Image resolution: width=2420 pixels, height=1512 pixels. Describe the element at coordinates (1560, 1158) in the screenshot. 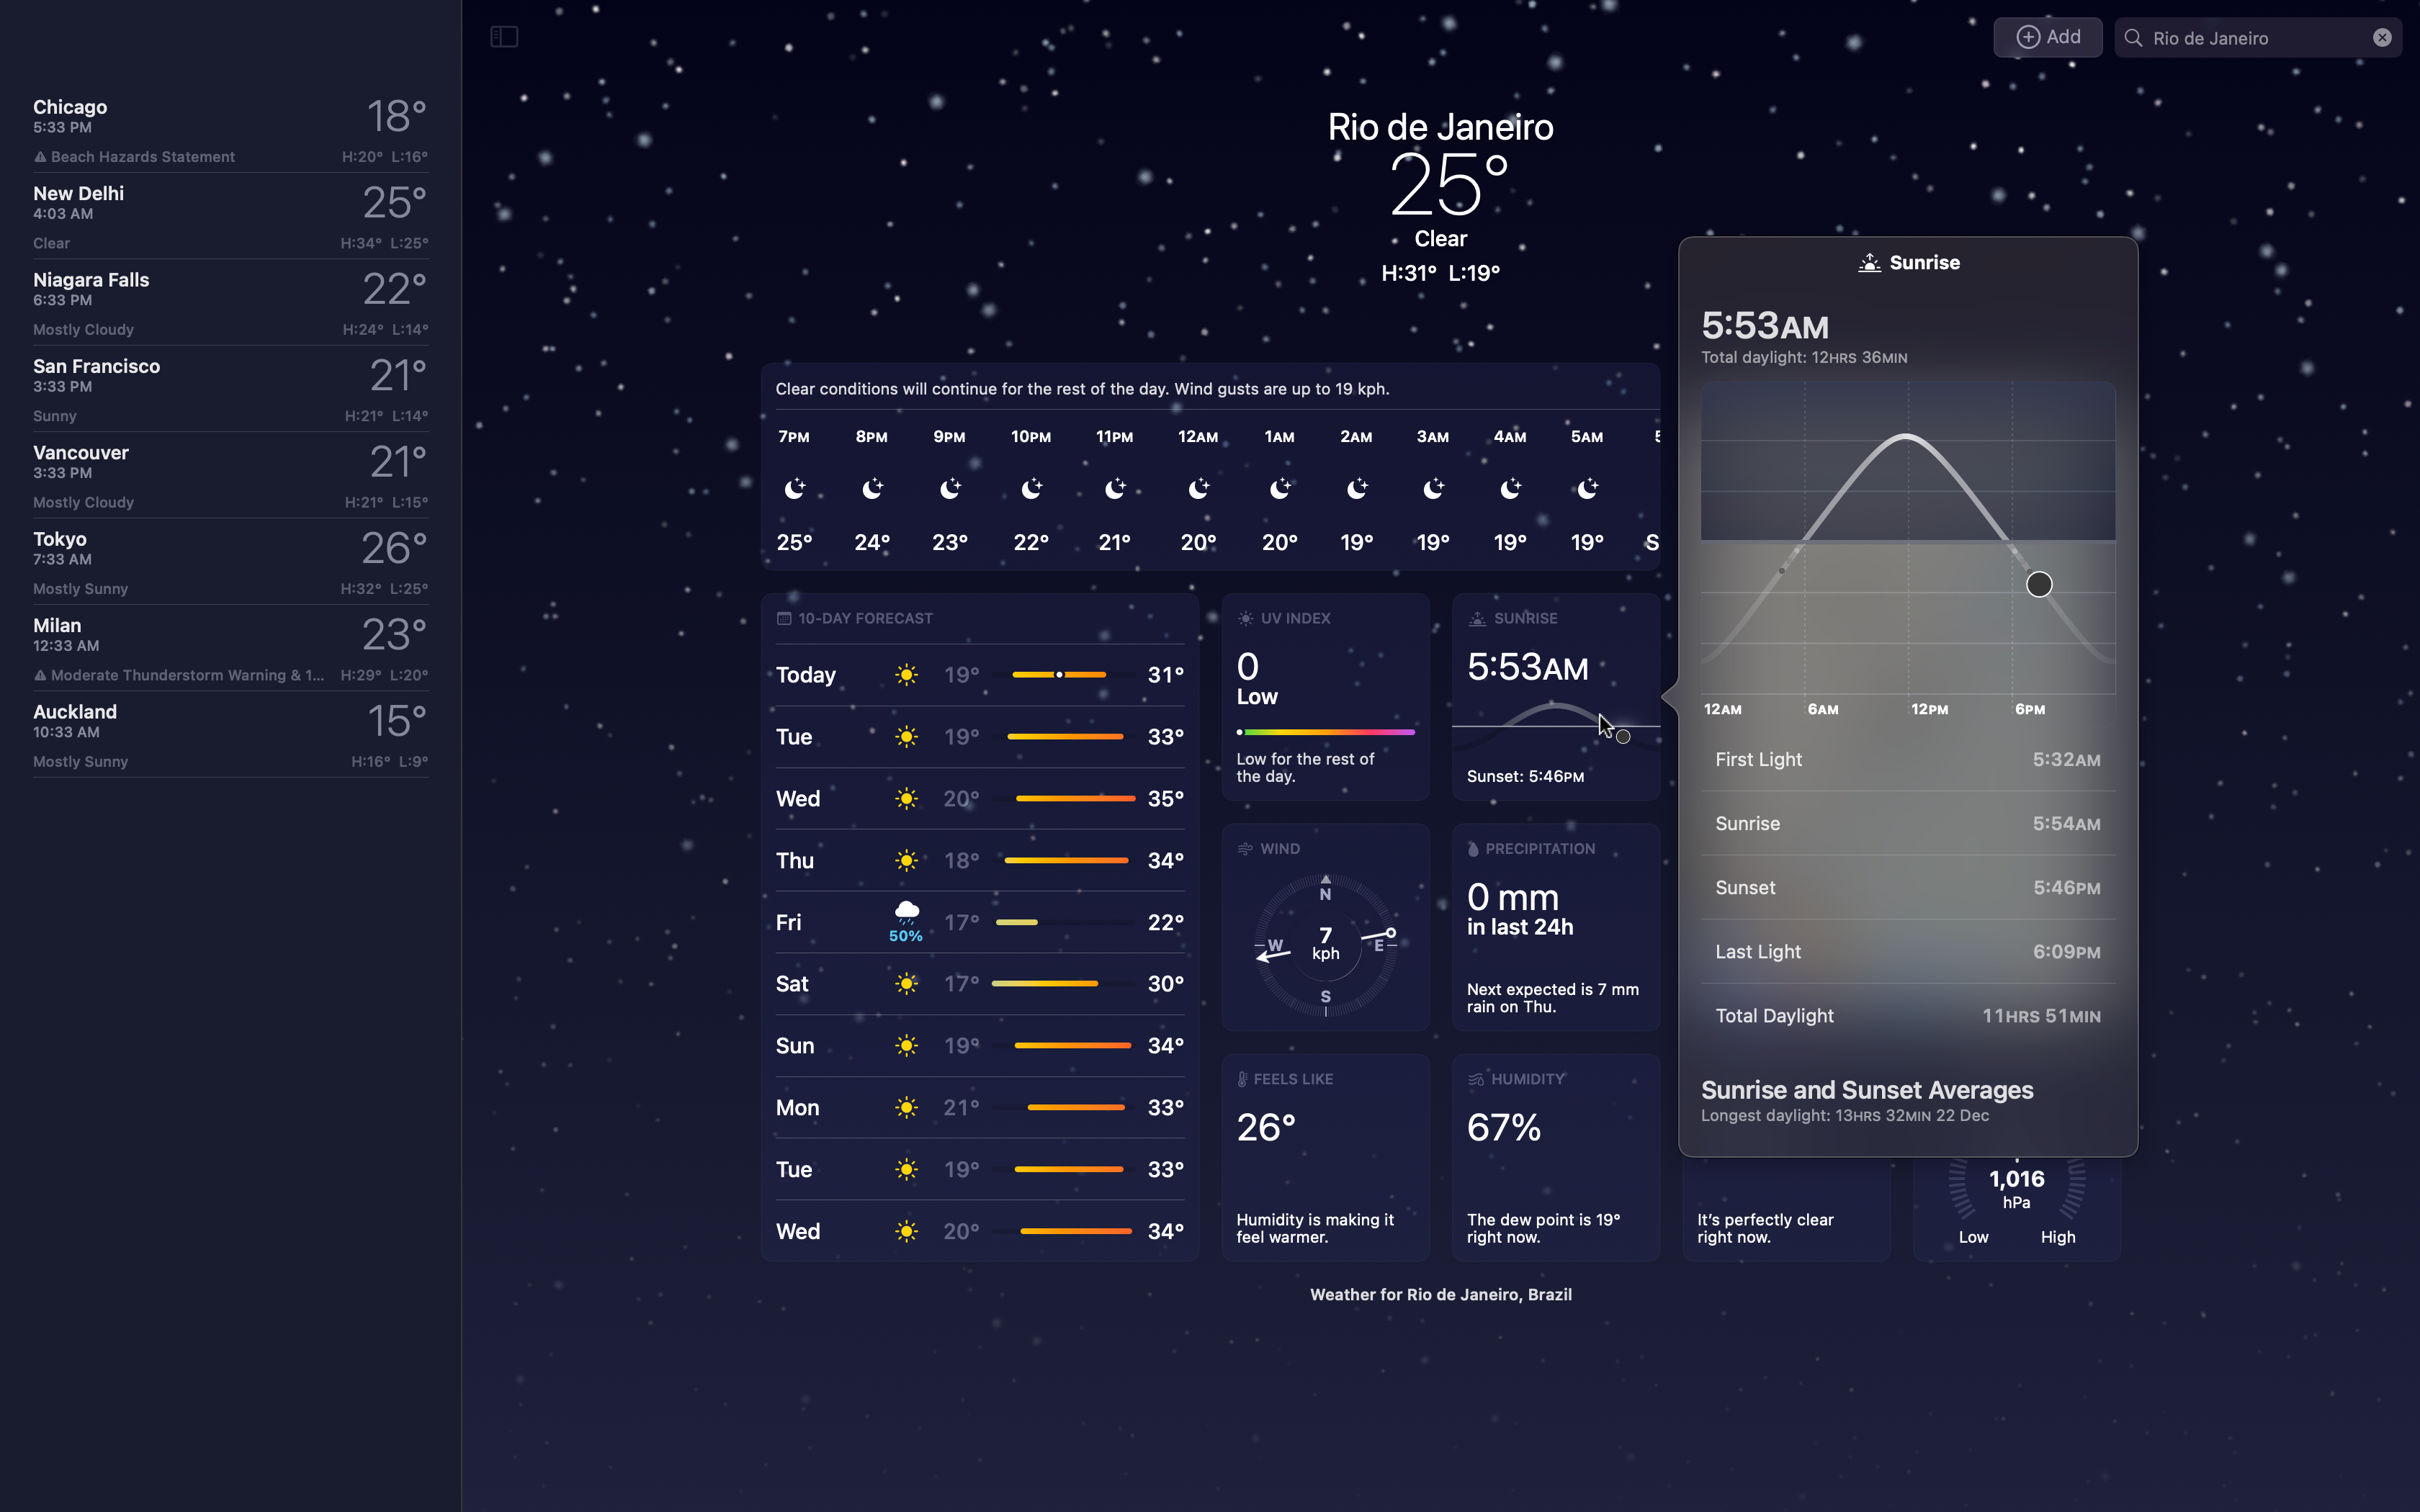

I see `Explore additional information about humidity` at that location.